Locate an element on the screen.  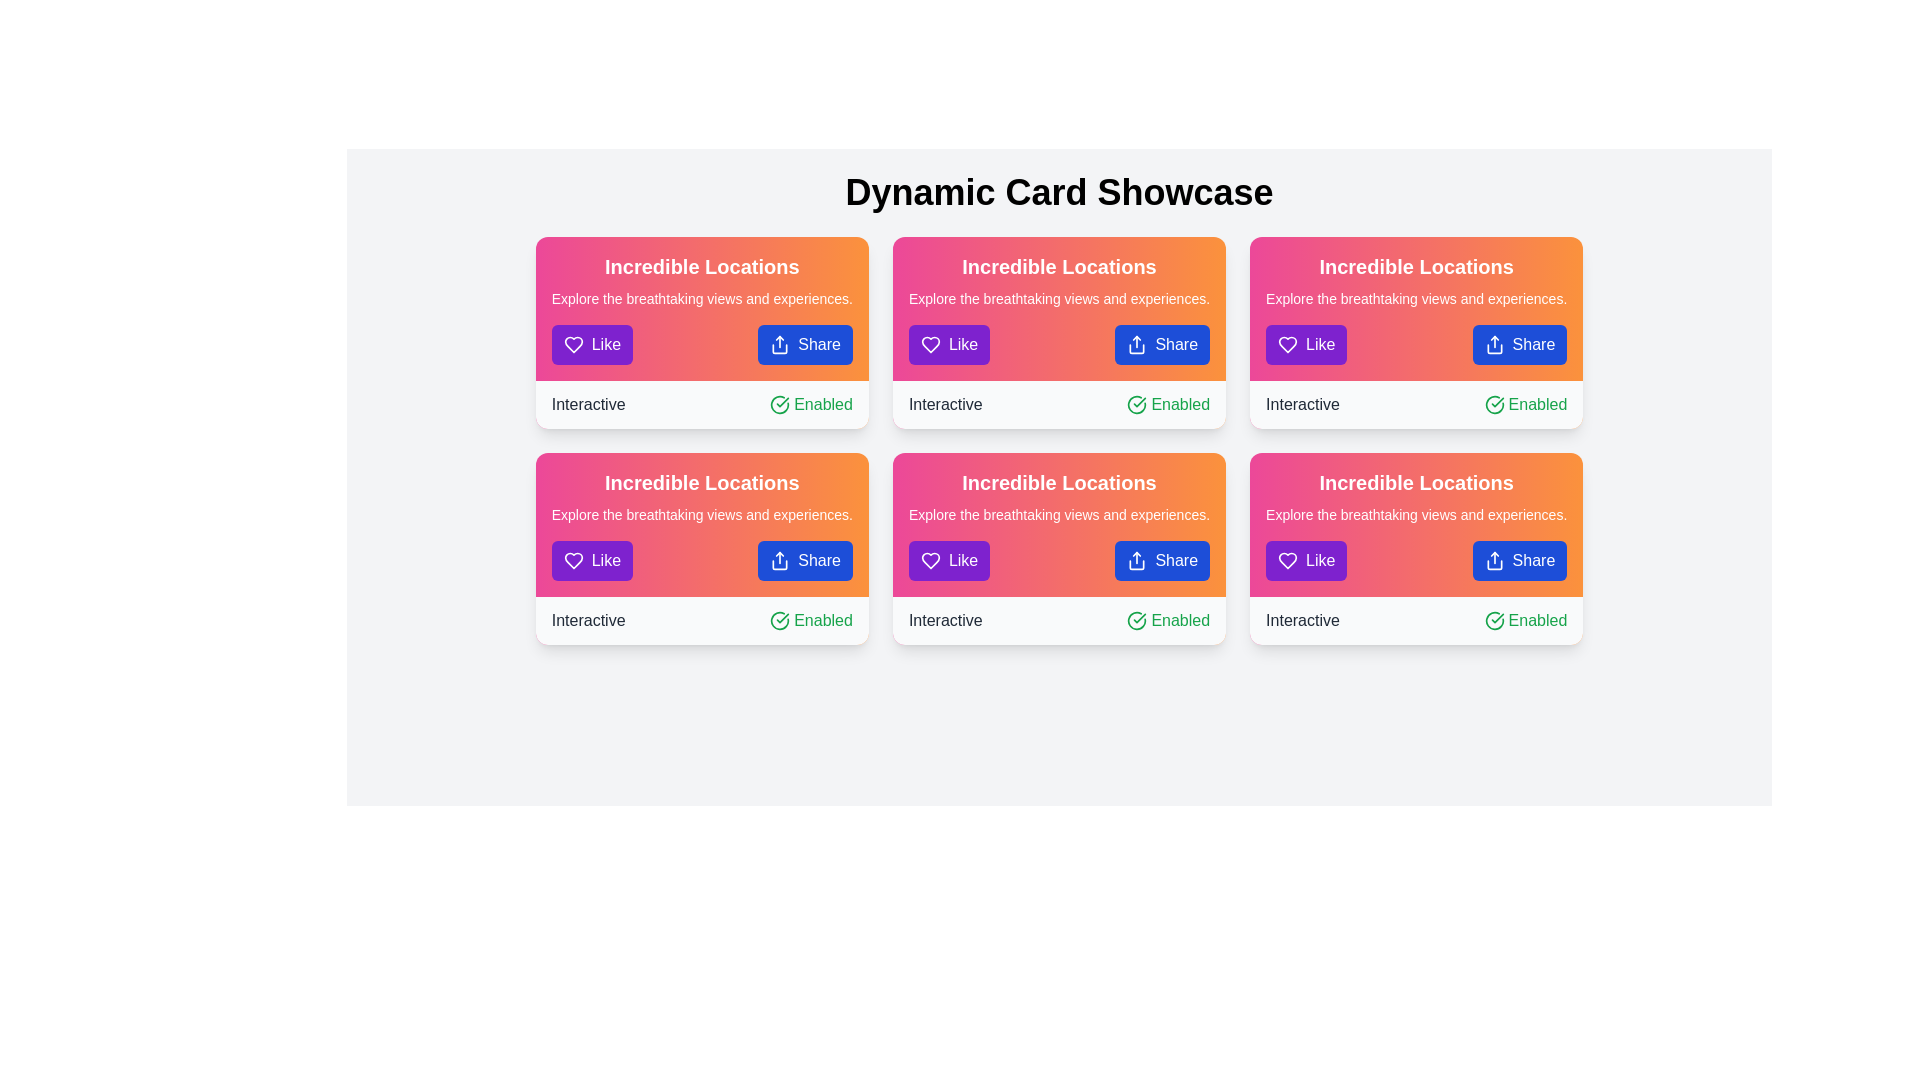
the share icon button which features a blue background and a white share symbol with an upward arrow, located next to the 'Share' text is located at coordinates (1137, 343).